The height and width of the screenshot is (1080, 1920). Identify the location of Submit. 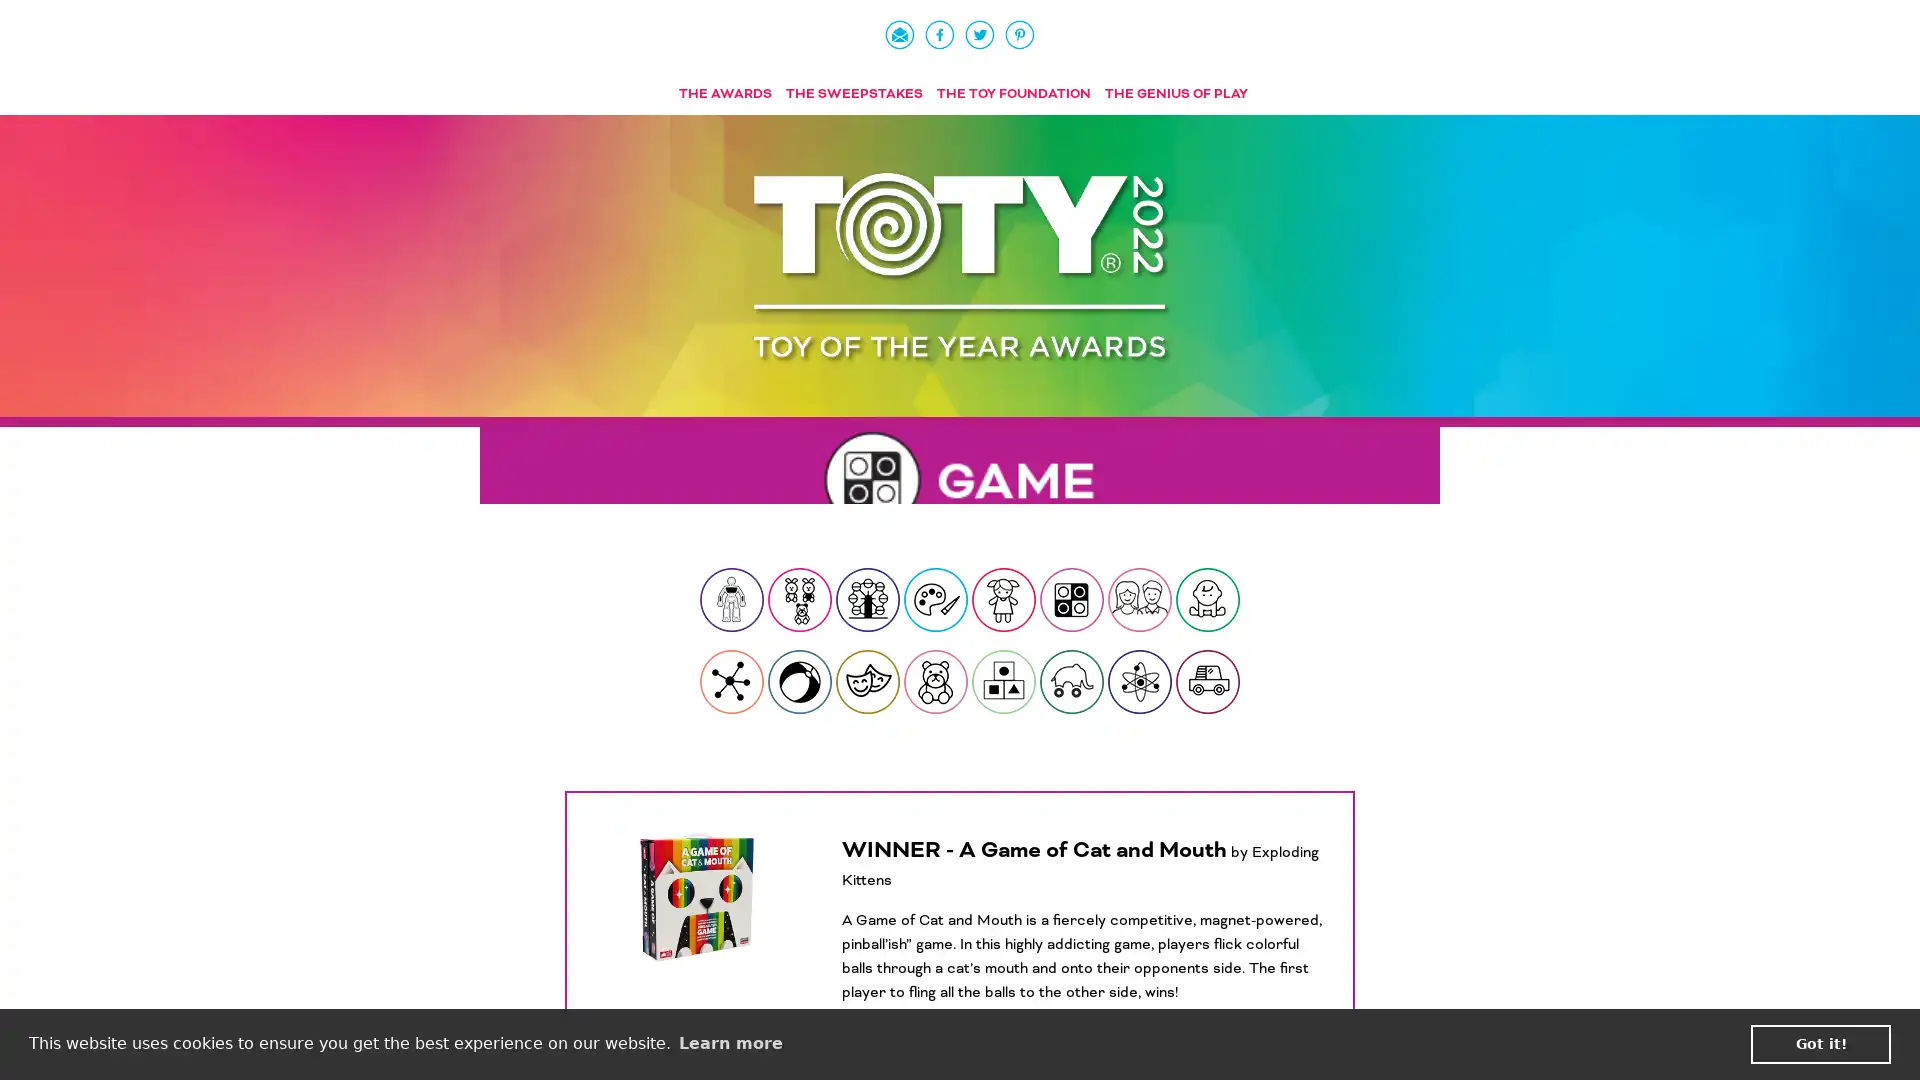
(935, 599).